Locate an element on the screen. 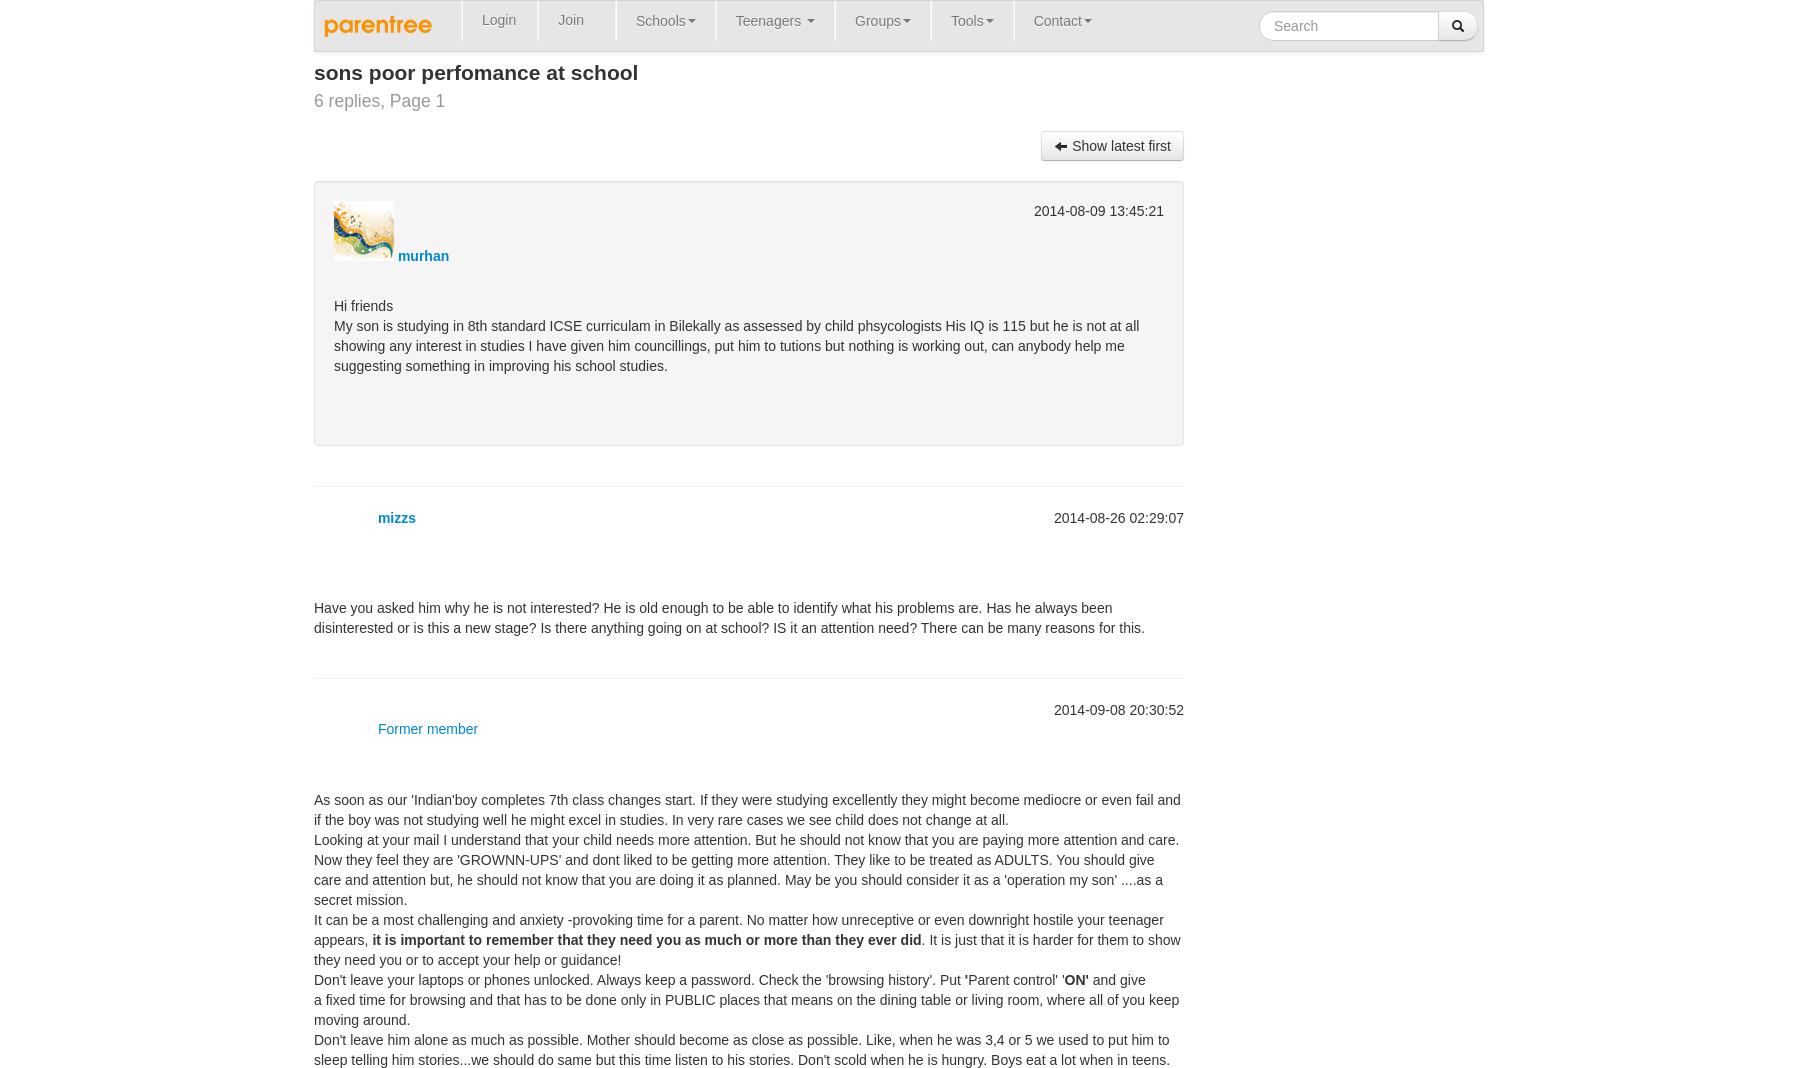  'sons poor perfomance at school' is located at coordinates (475, 71).